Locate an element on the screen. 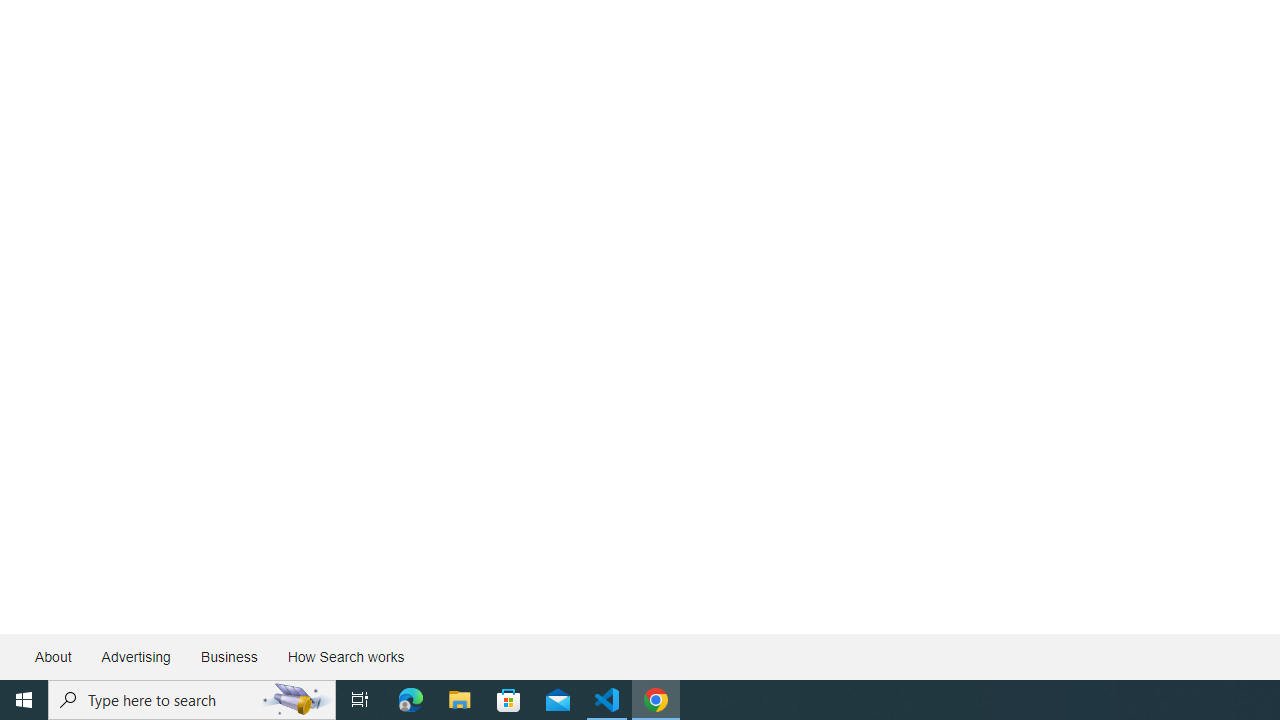 This screenshot has height=720, width=1280. 'About' is located at coordinates (53, 657).